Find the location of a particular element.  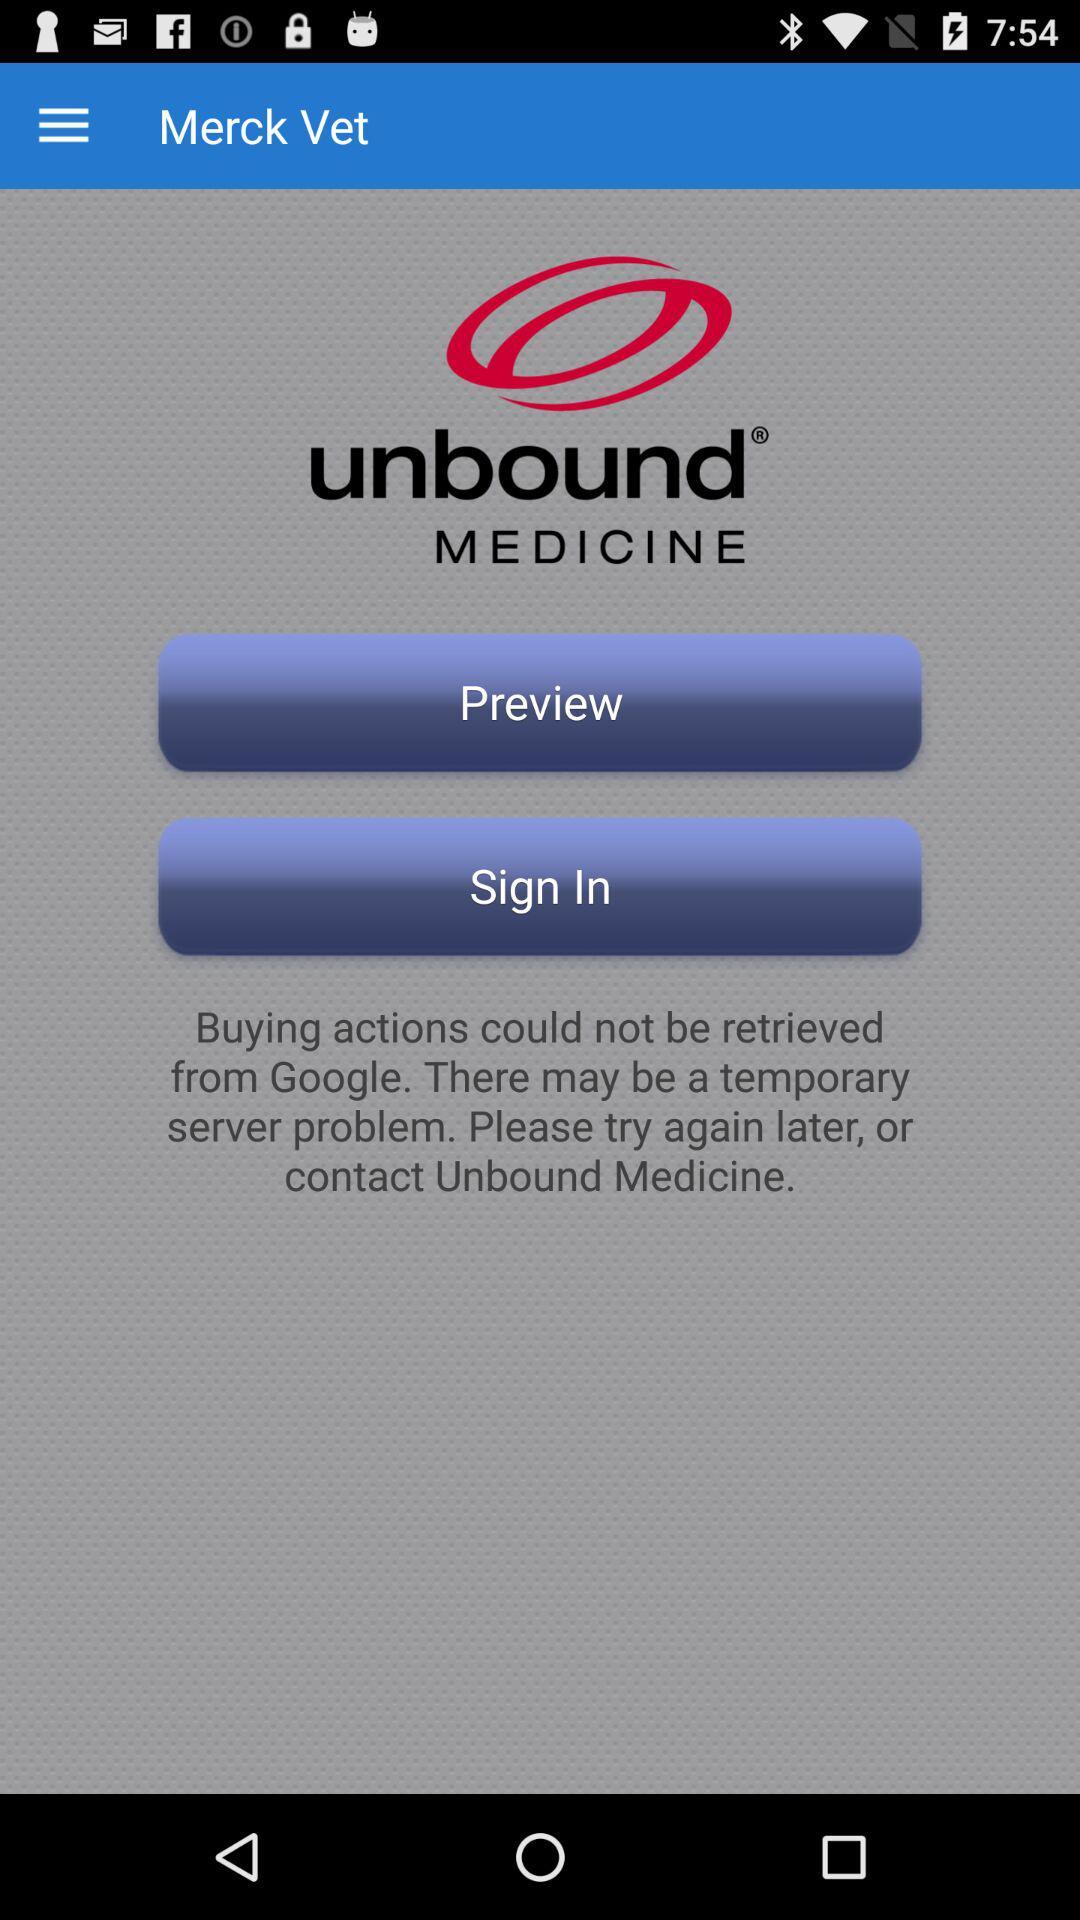

the app above buying actions could icon is located at coordinates (540, 891).